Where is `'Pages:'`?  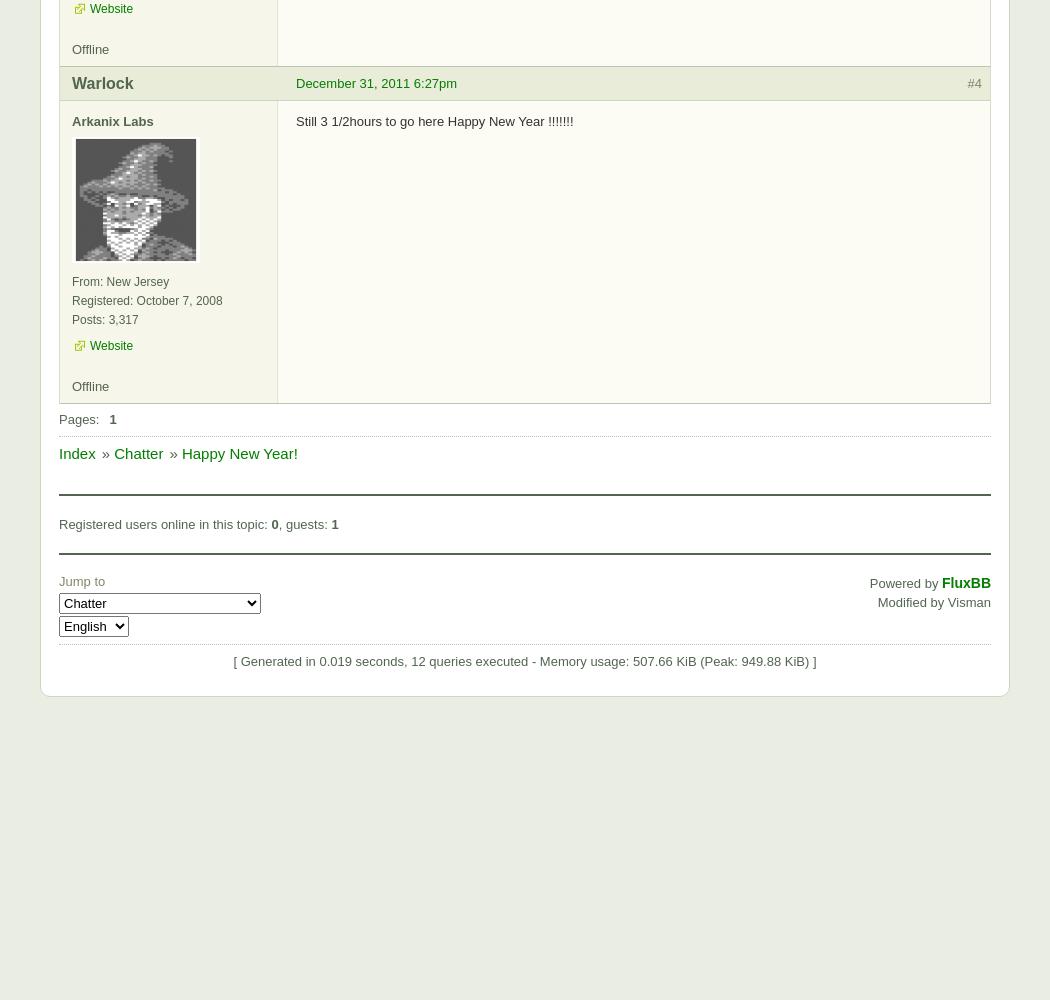 'Pages:' is located at coordinates (78, 418).